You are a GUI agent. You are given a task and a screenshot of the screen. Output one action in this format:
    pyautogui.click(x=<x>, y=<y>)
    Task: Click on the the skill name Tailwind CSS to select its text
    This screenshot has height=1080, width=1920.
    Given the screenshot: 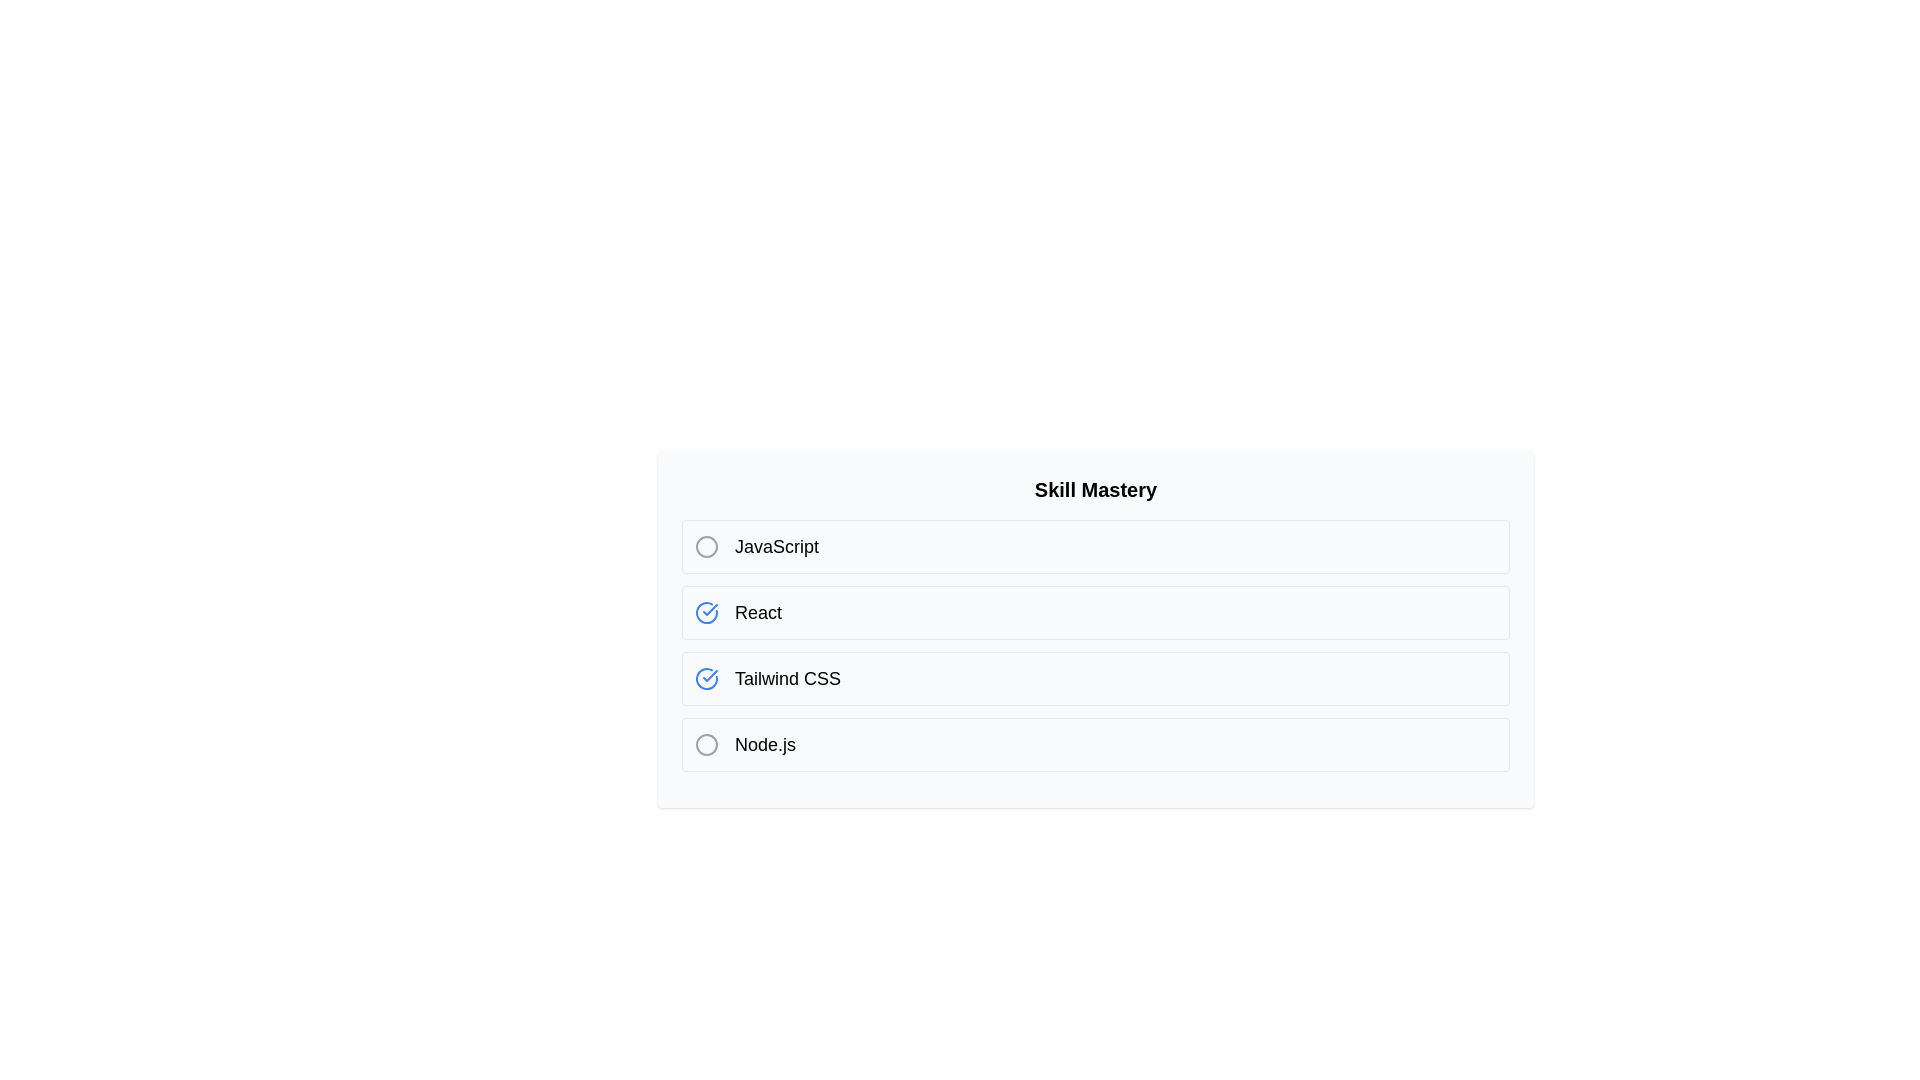 What is the action you would take?
    pyautogui.click(x=786, y=677)
    